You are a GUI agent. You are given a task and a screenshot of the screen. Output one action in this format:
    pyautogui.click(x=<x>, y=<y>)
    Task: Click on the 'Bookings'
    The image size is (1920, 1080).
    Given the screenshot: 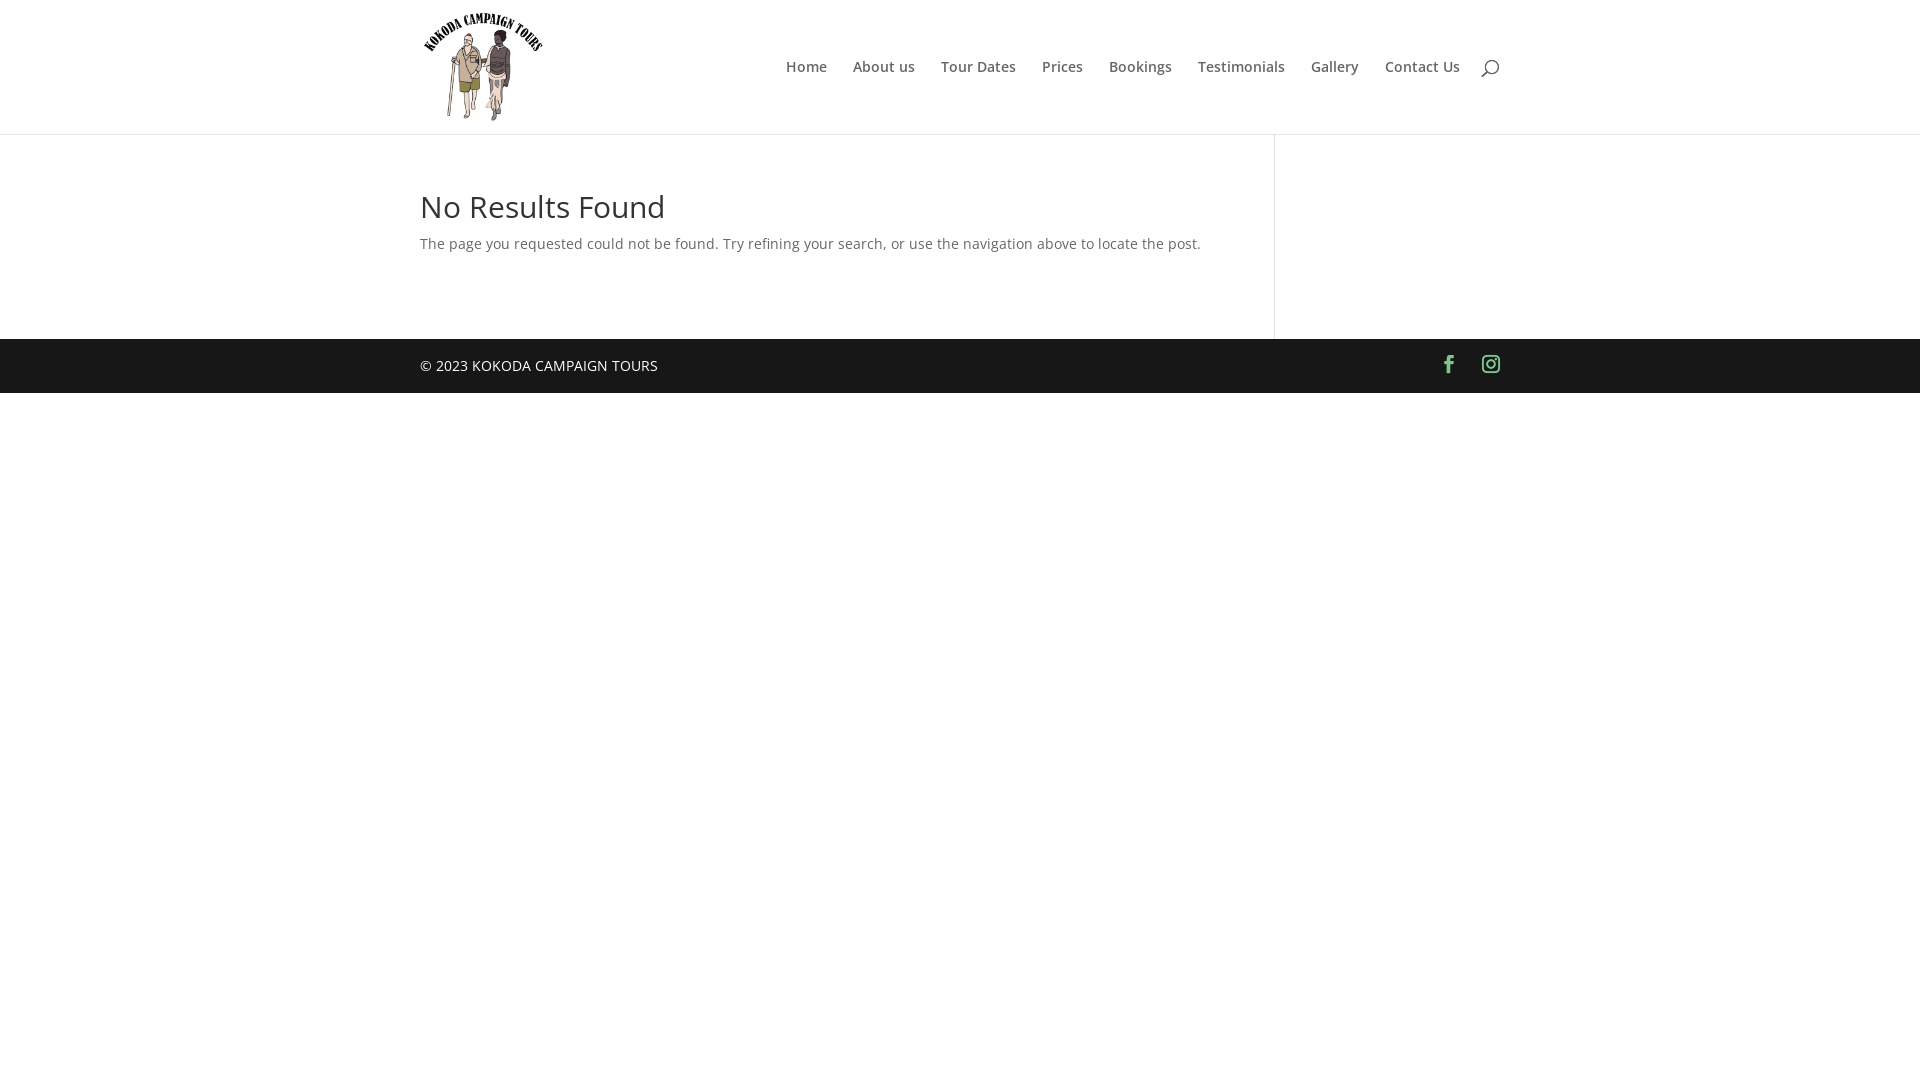 What is the action you would take?
    pyautogui.click(x=1140, y=96)
    